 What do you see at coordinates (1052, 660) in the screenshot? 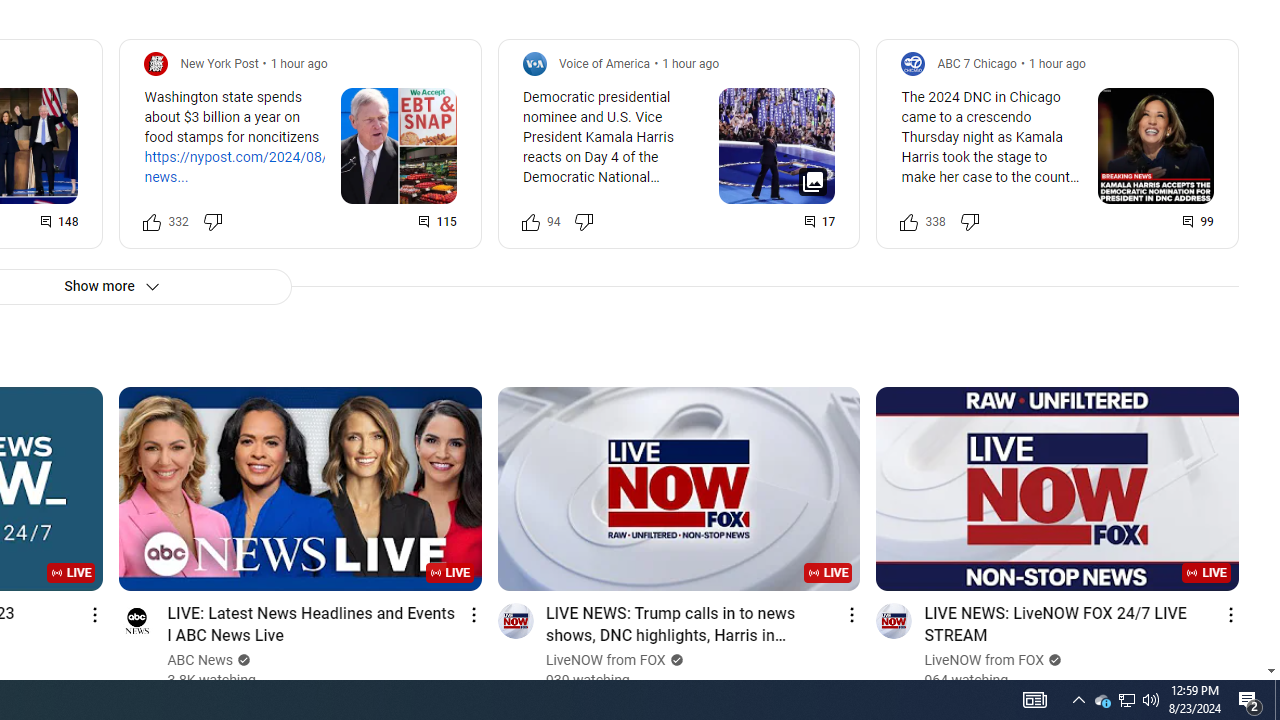
I see `'Verified'` at bounding box center [1052, 660].